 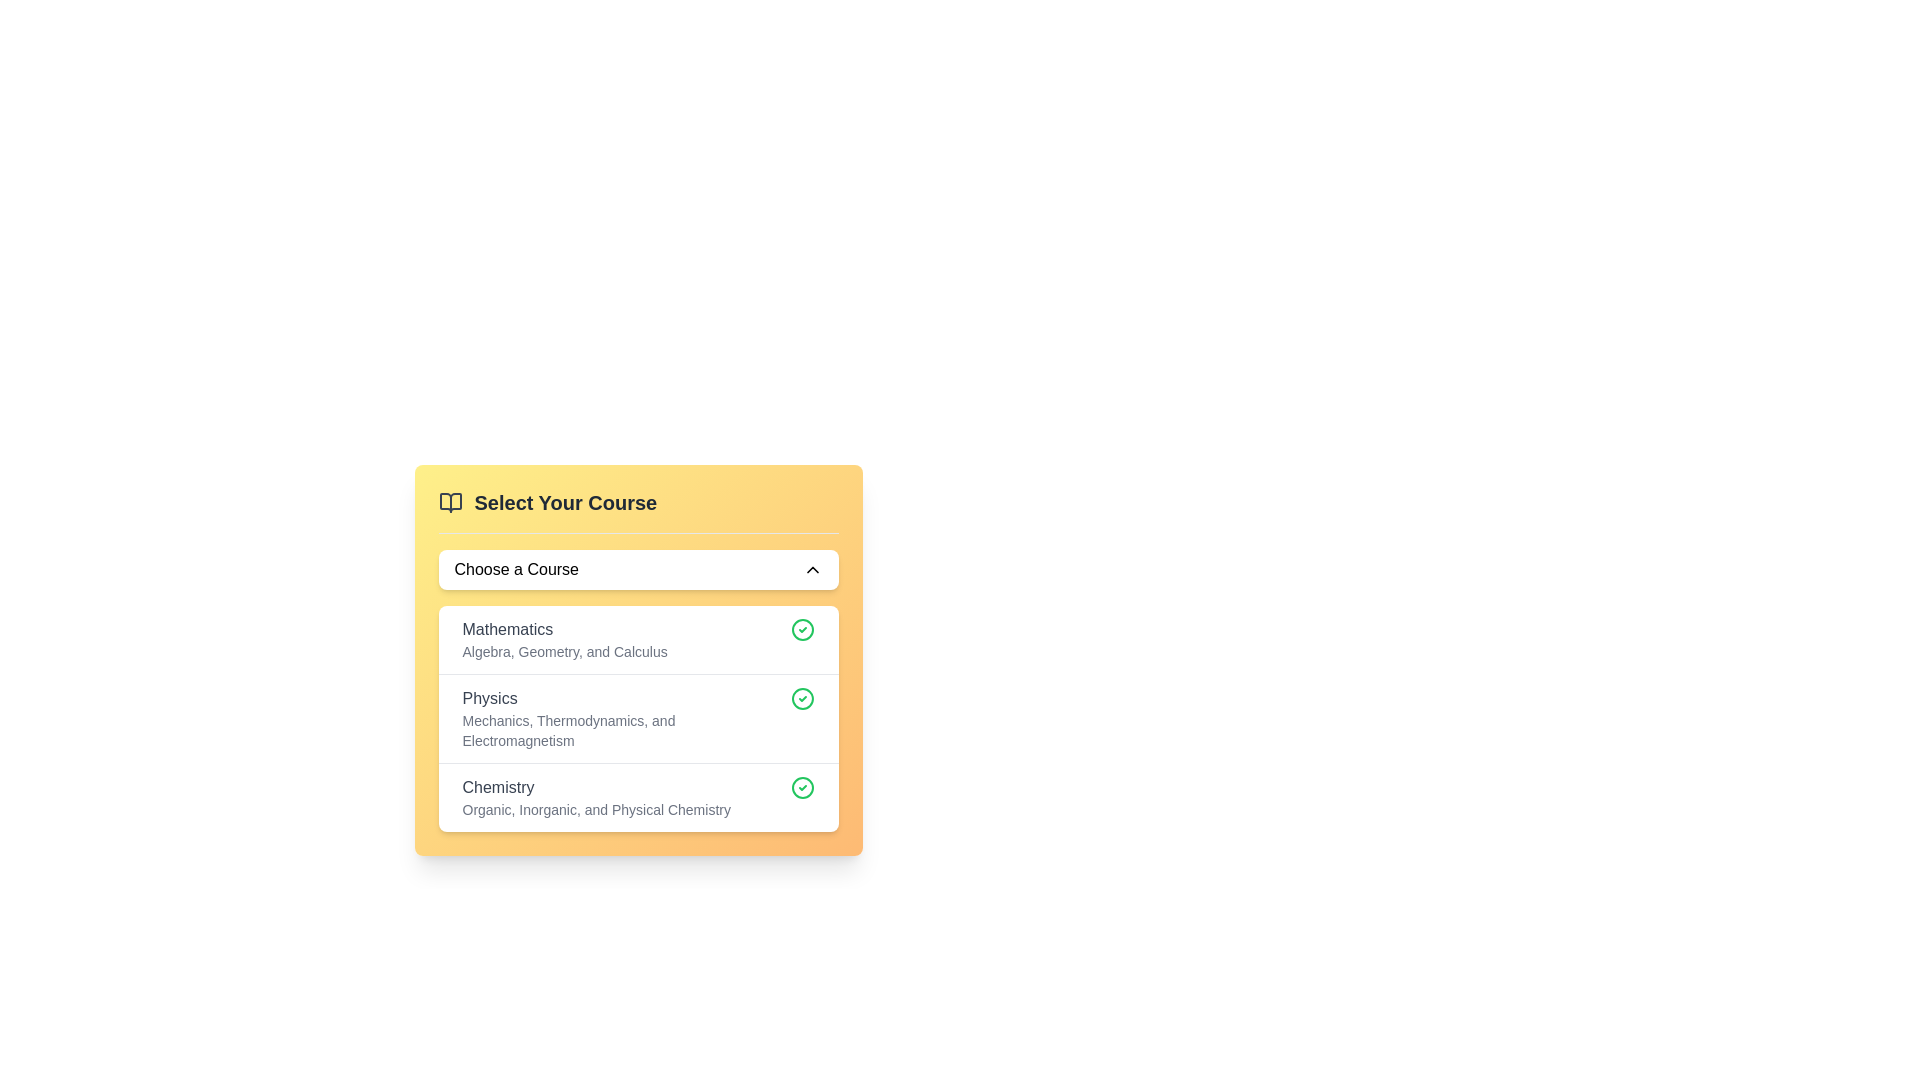 I want to click on the rectangular section with a white background that contains three rows of subject categories, each with bold titles and a circular icon on the far right, so click(x=637, y=717).